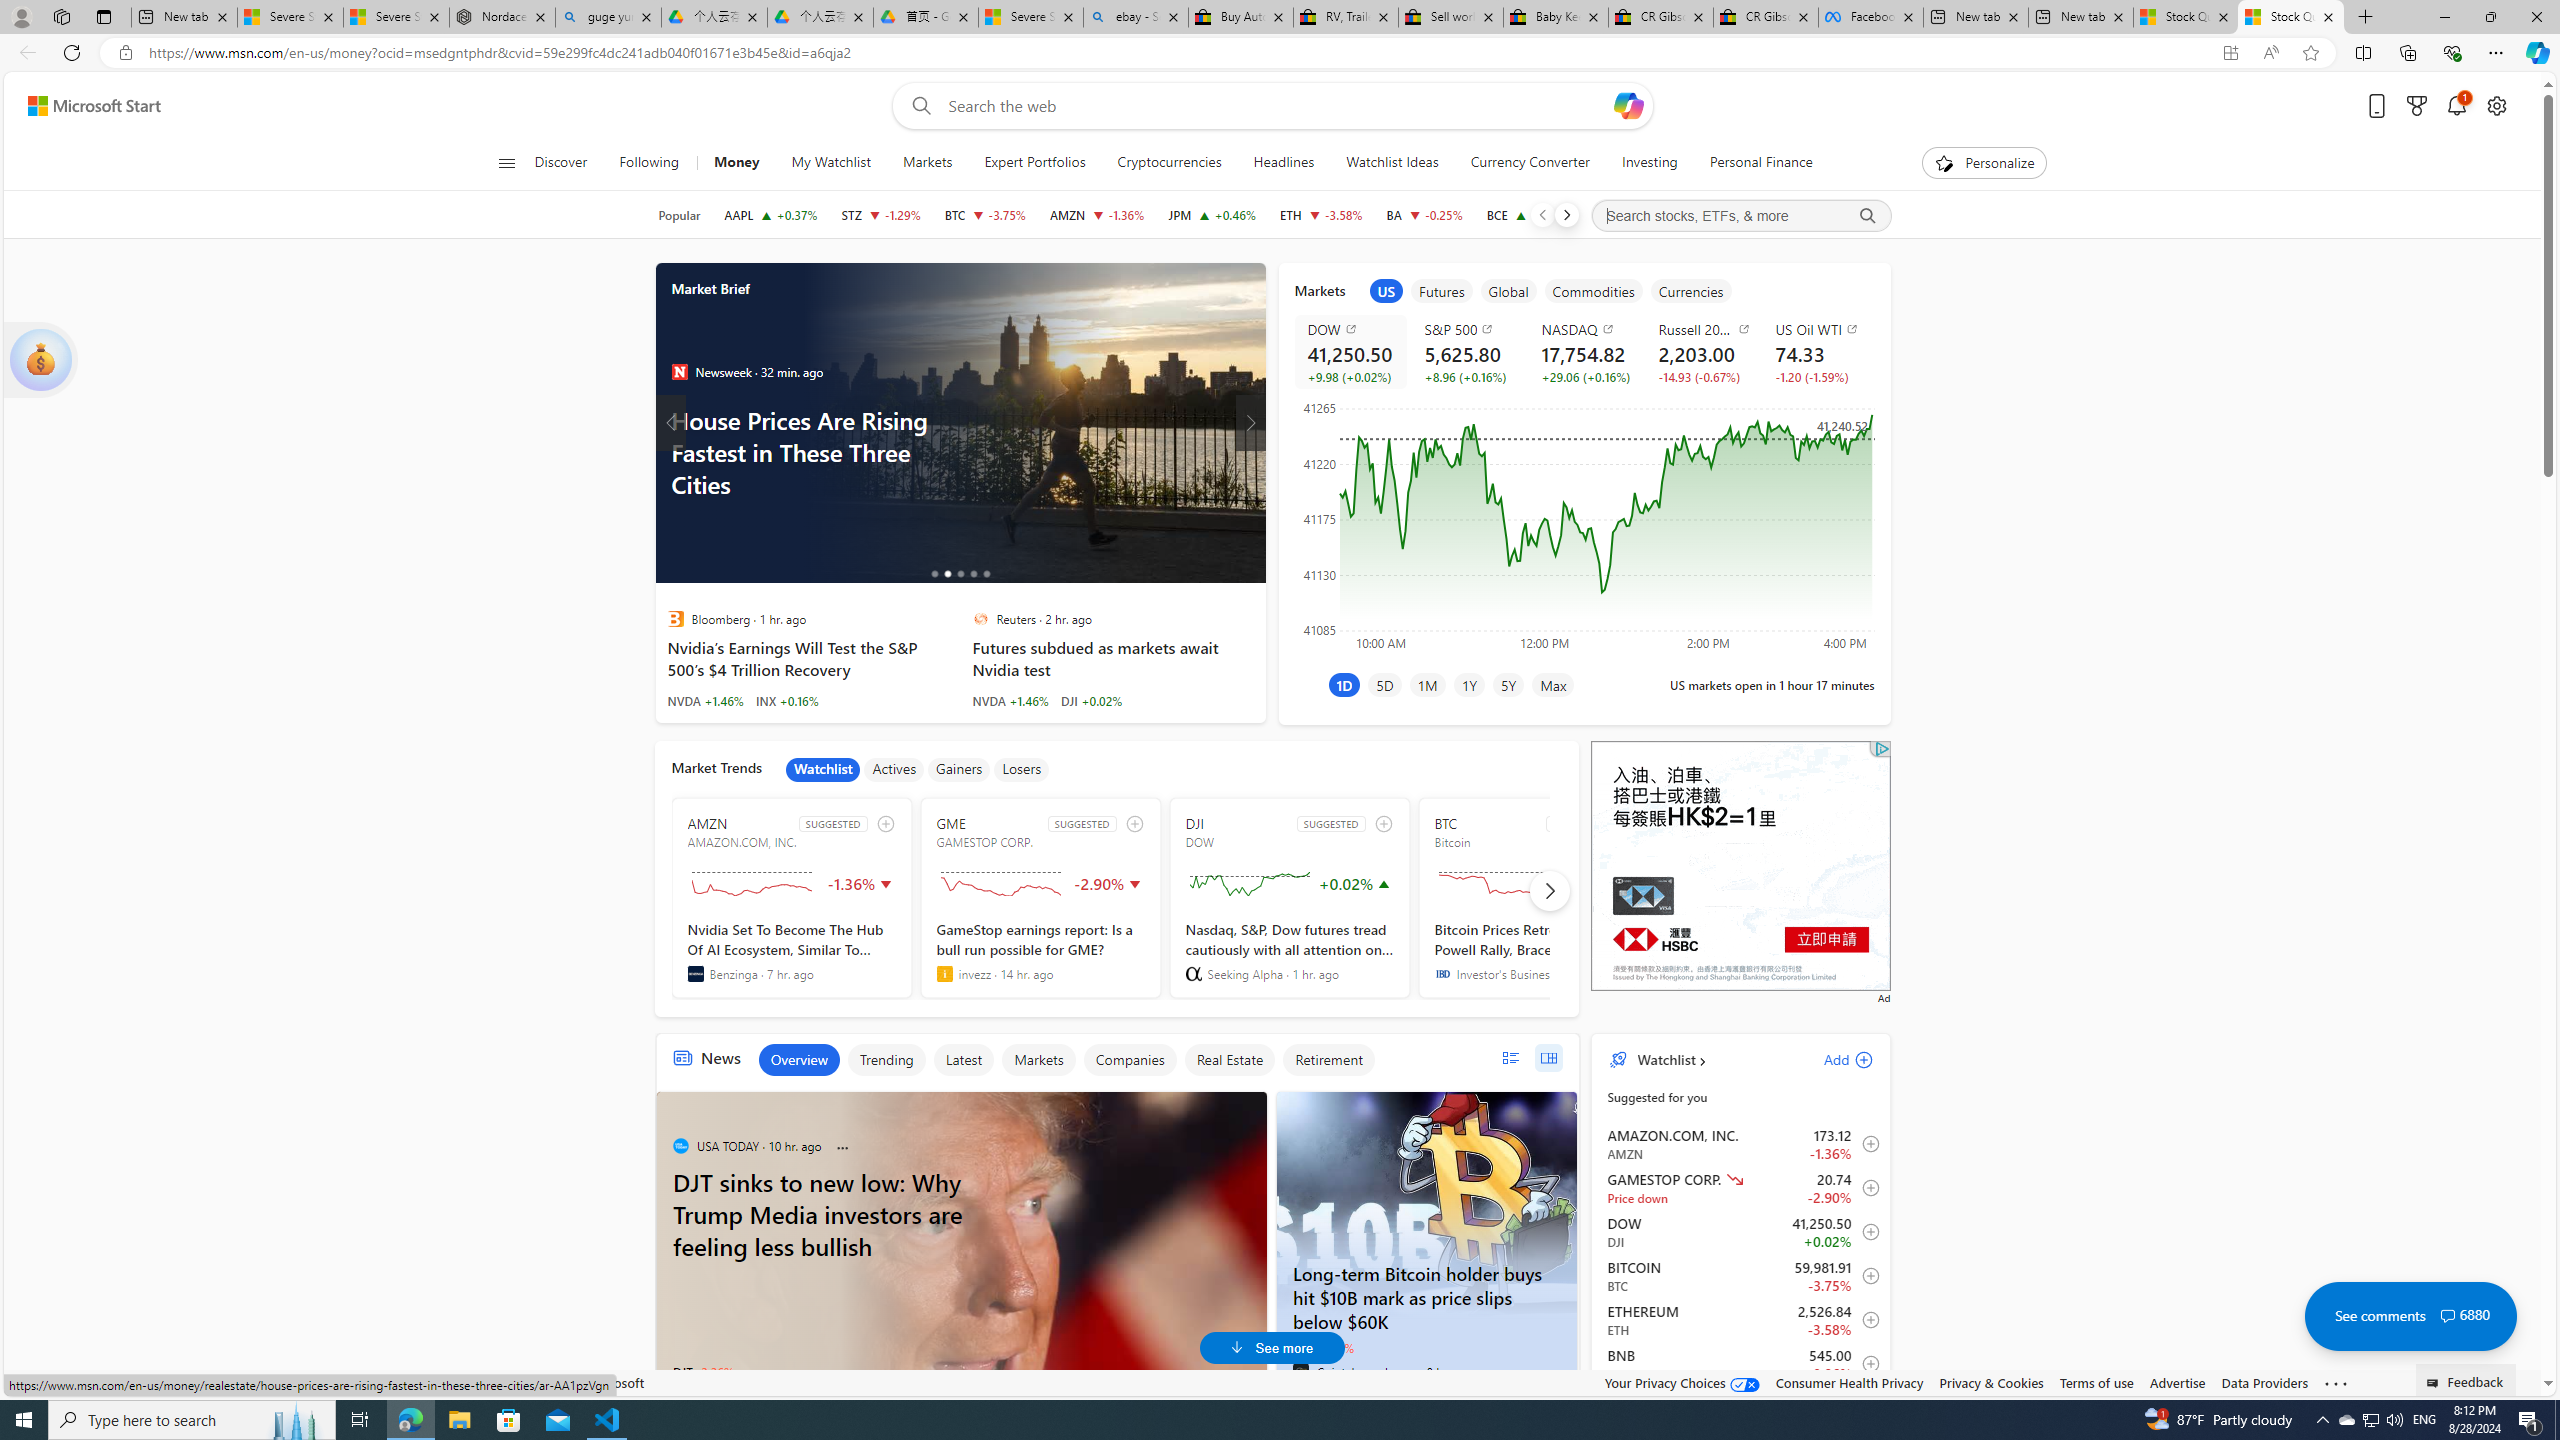  Describe the element at coordinates (1509, 1057) in the screenshot. I see `'list layout'` at that location.